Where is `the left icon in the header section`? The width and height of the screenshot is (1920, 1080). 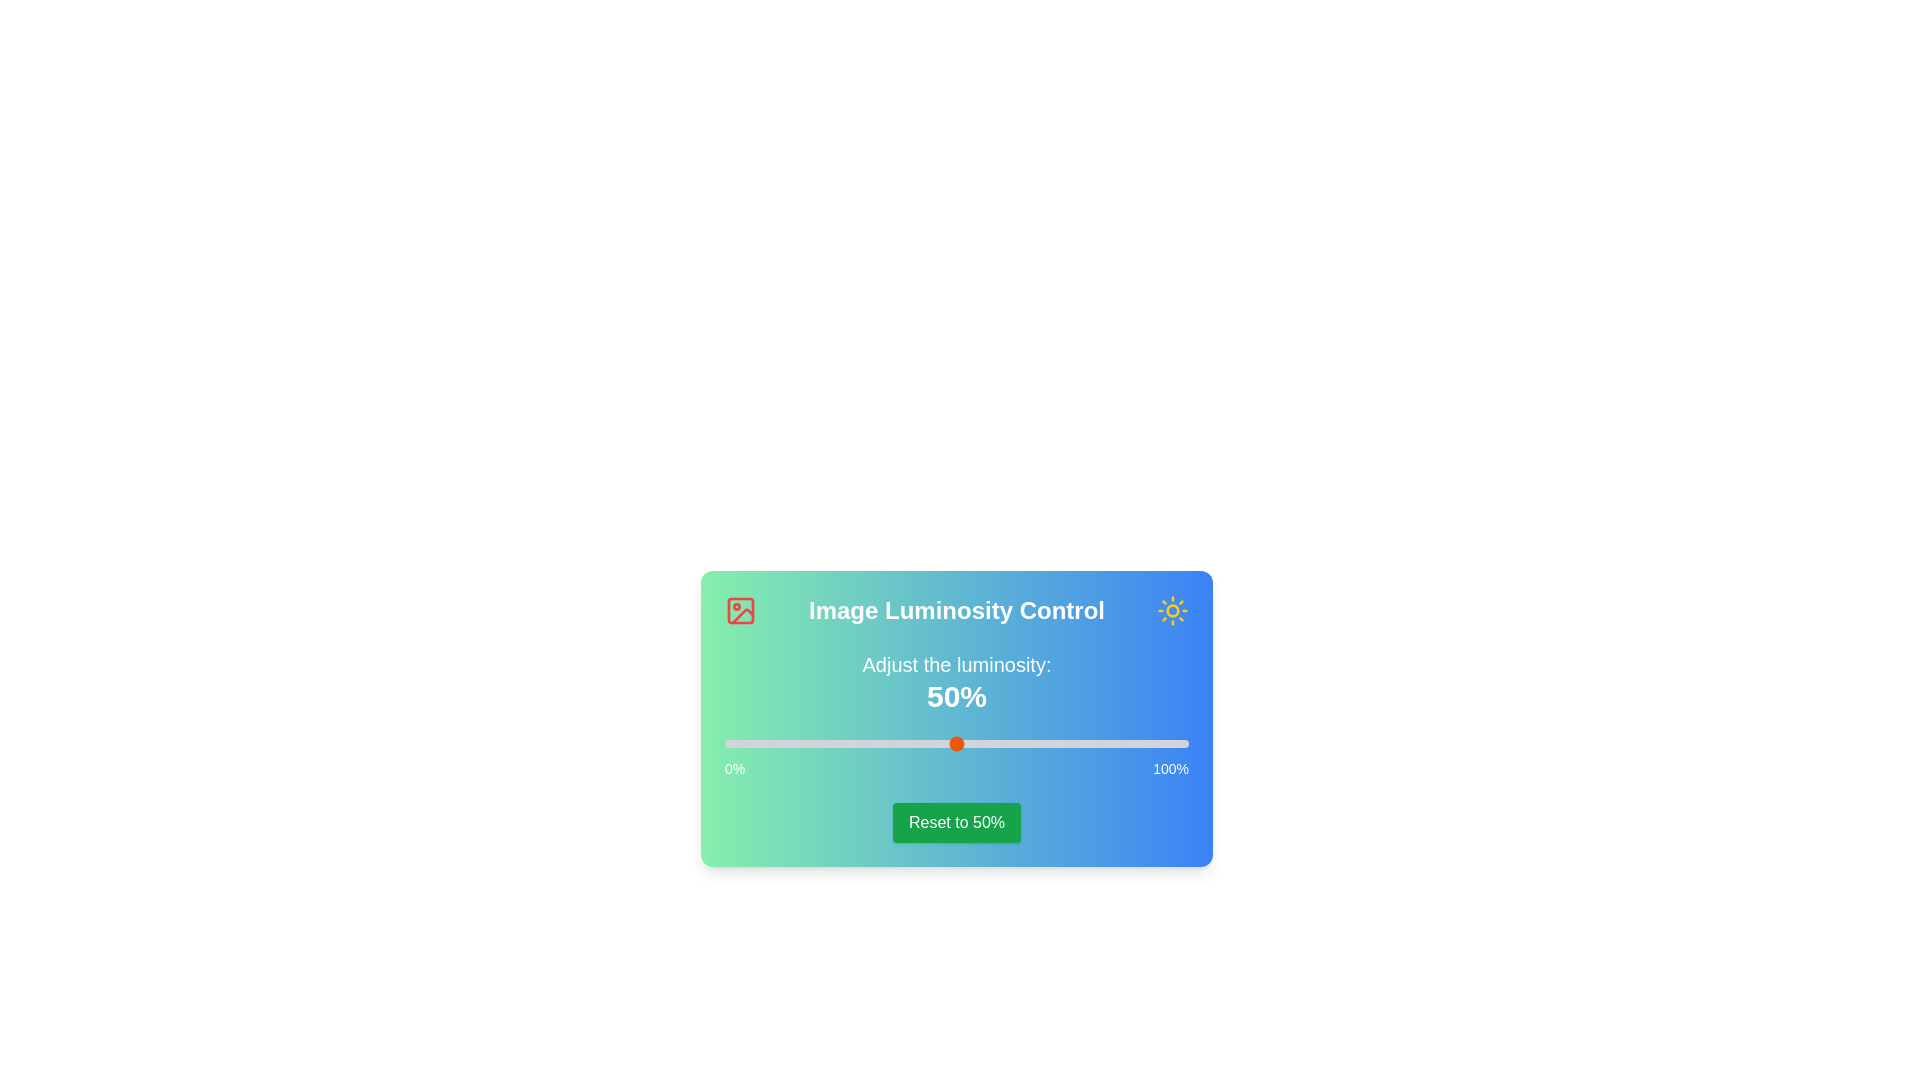
the left icon in the header section is located at coordinates (739, 609).